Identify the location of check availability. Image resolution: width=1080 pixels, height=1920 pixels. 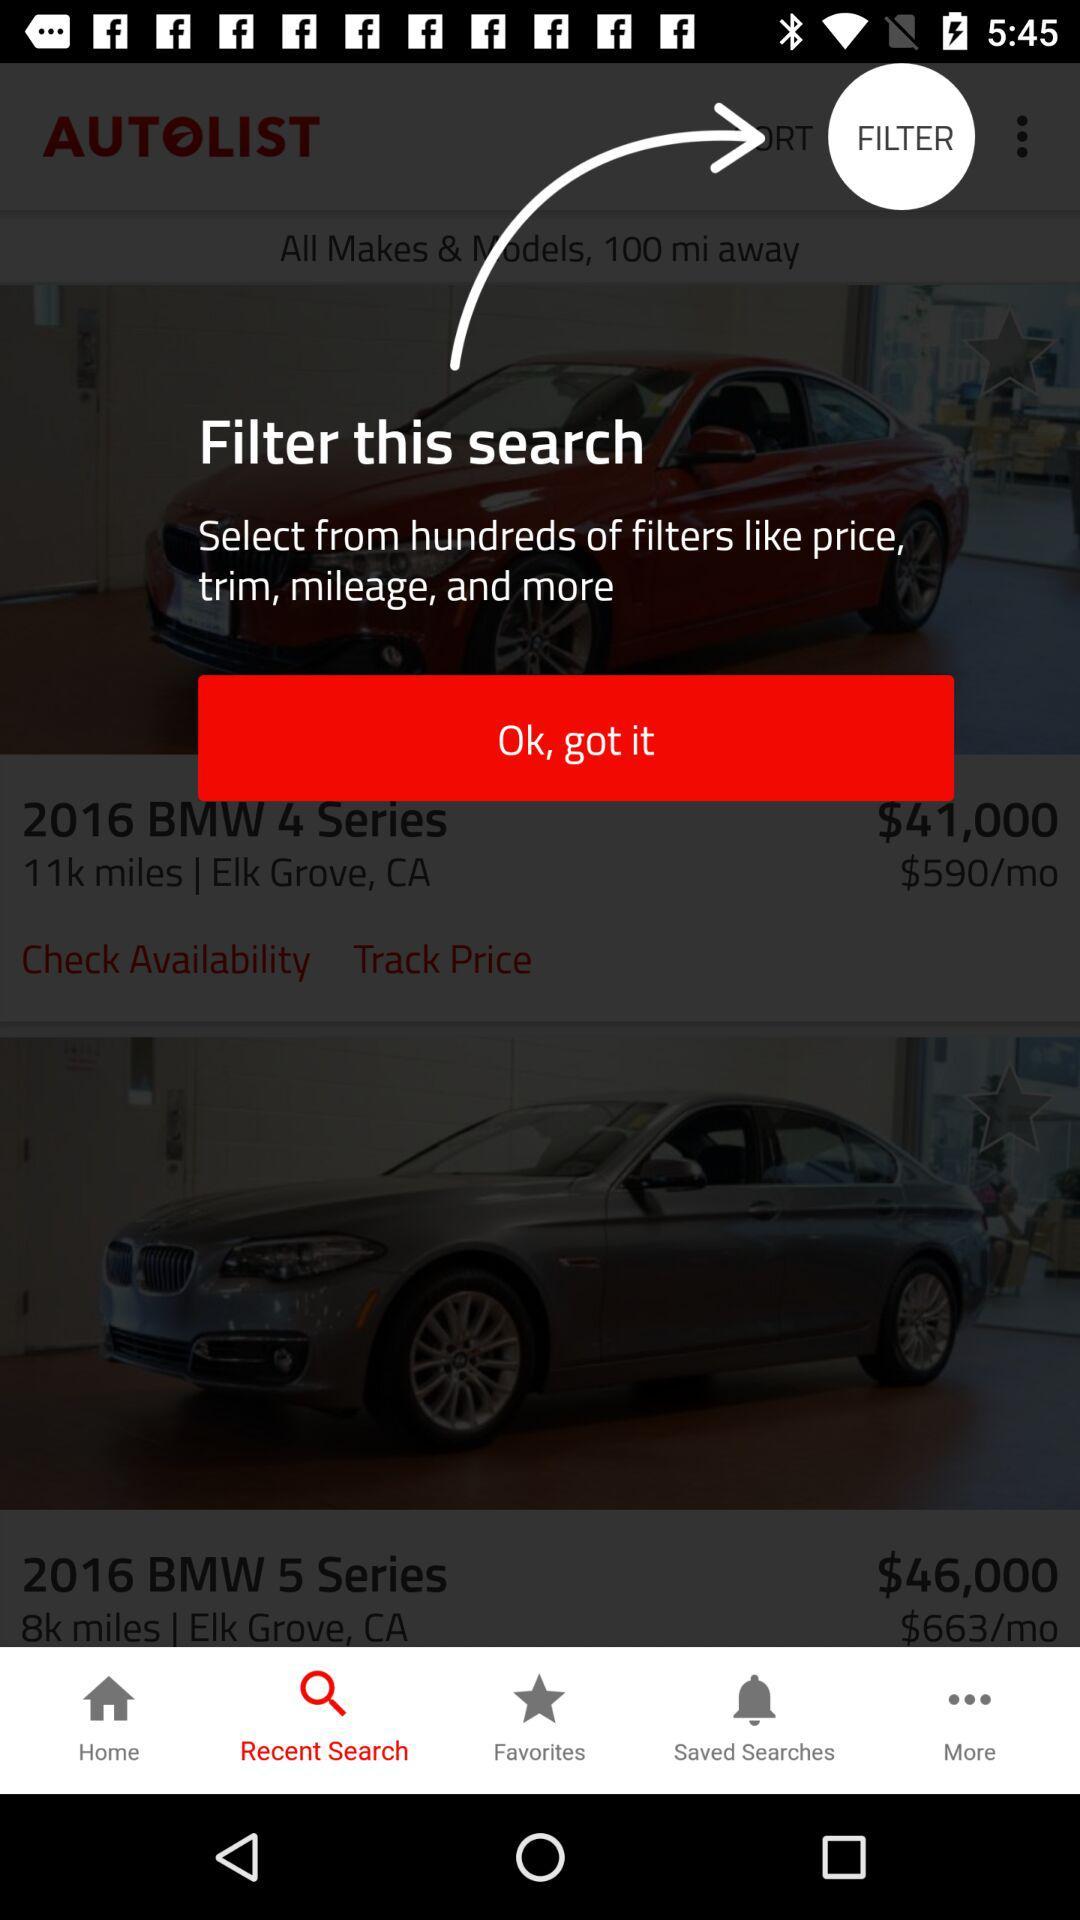
(165, 955).